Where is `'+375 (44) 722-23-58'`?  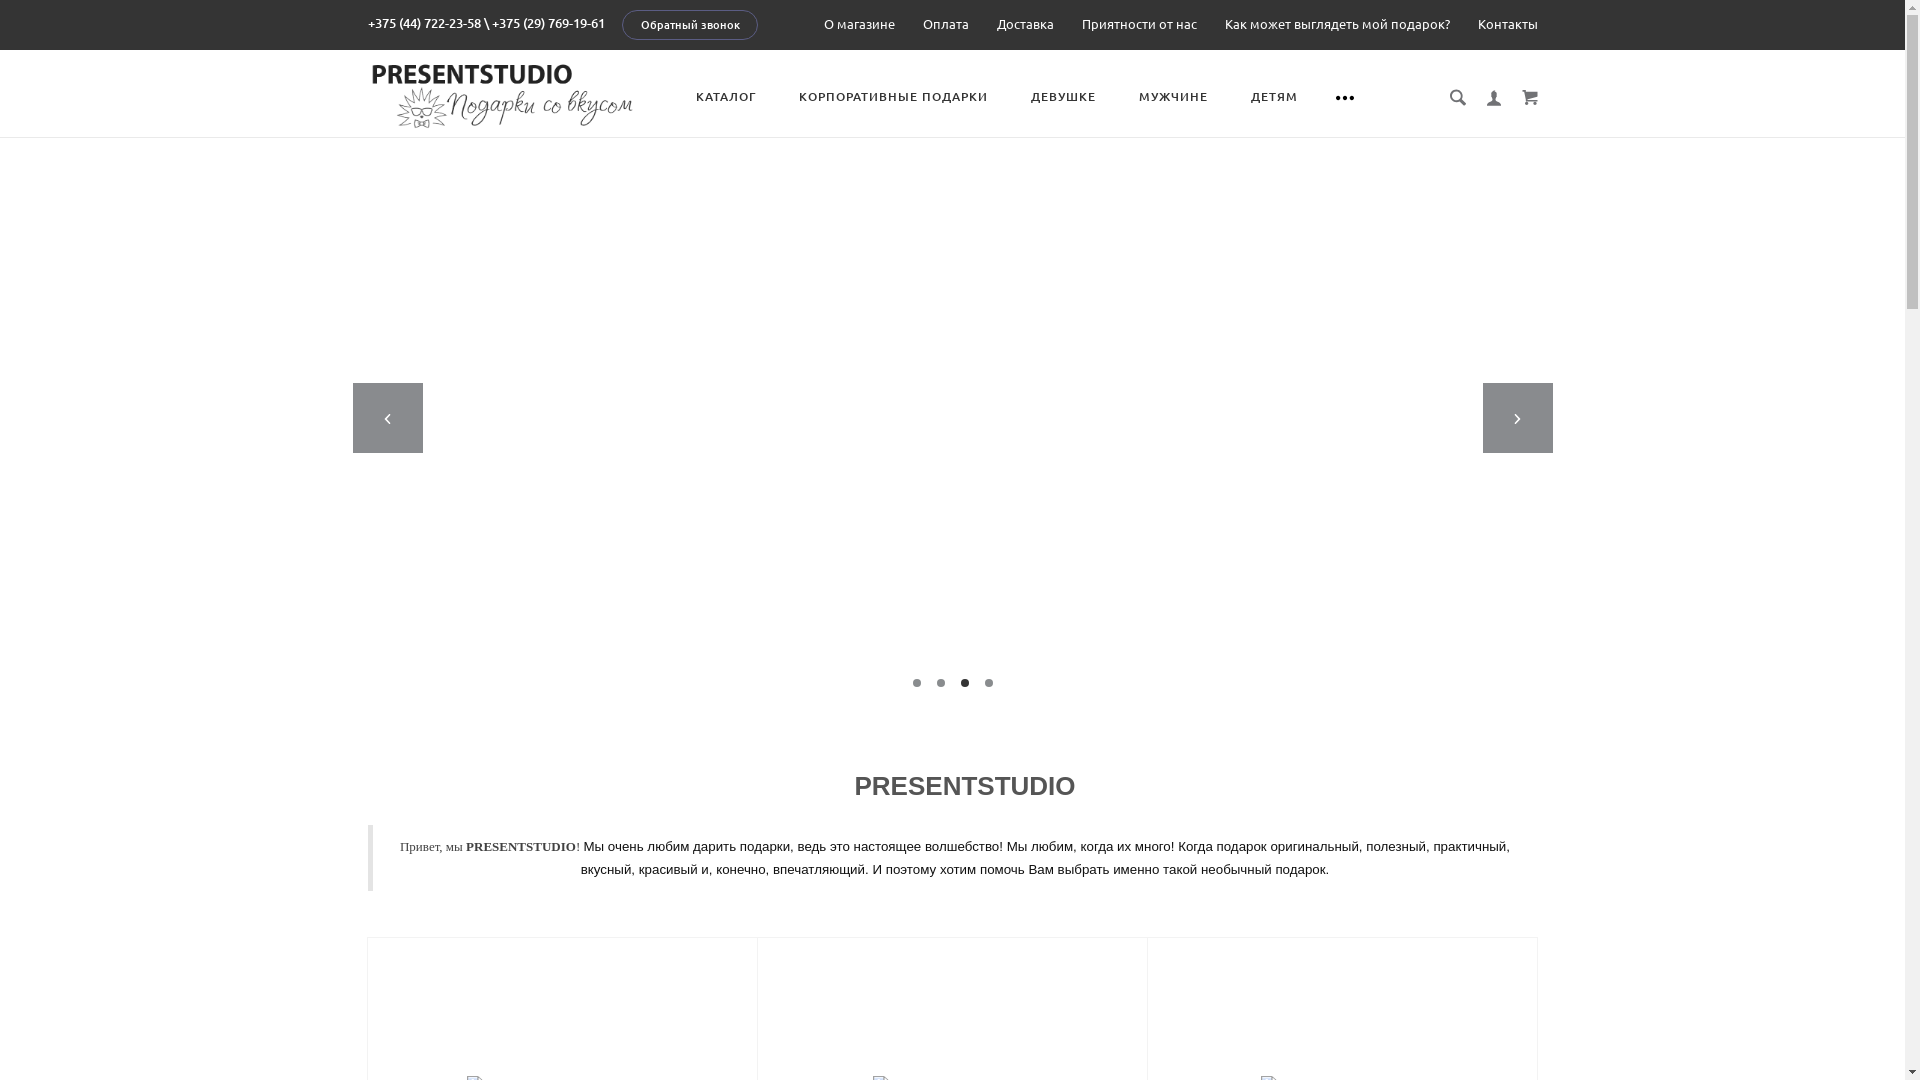 '+375 (44) 722-23-58' is located at coordinates (423, 23).